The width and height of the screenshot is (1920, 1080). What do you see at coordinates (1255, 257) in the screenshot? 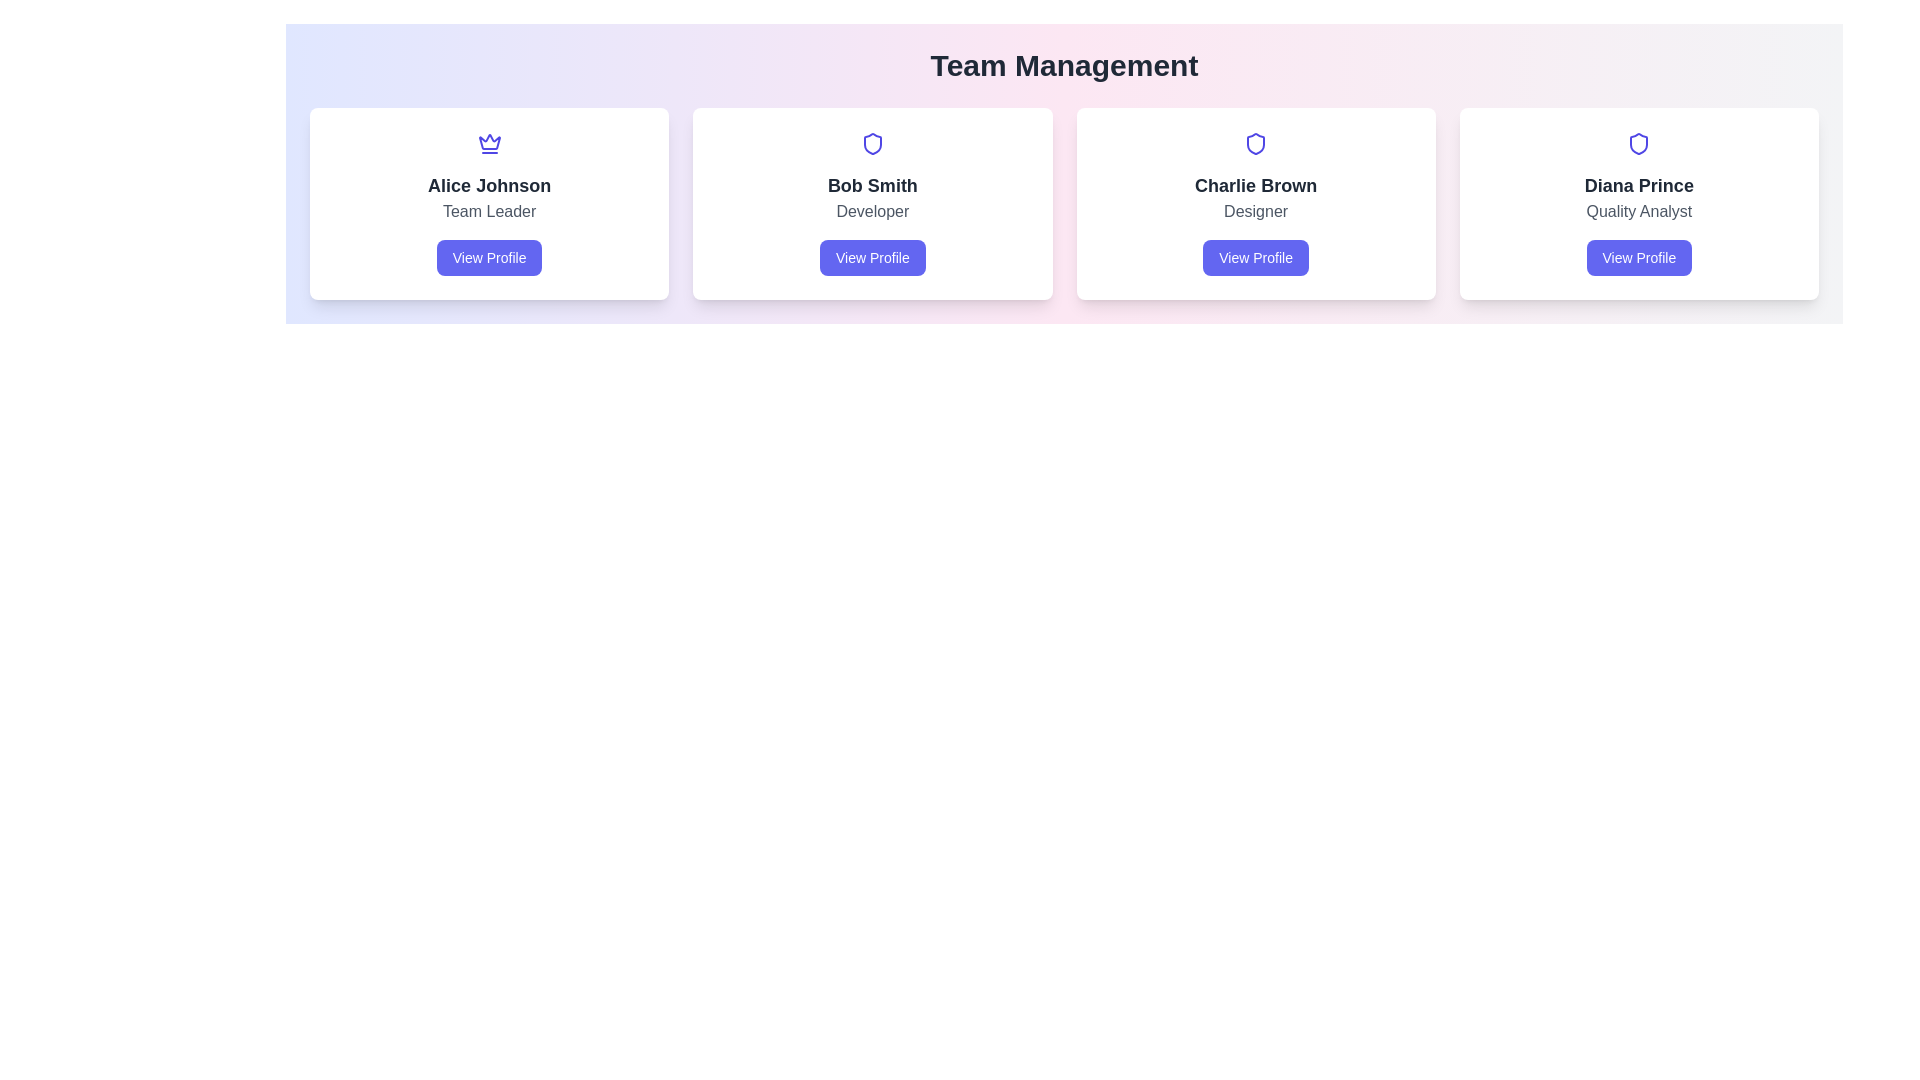
I see `the 'View Profile' button with a purple background and white text, located at the bottom of Charlie Brown's card` at bounding box center [1255, 257].